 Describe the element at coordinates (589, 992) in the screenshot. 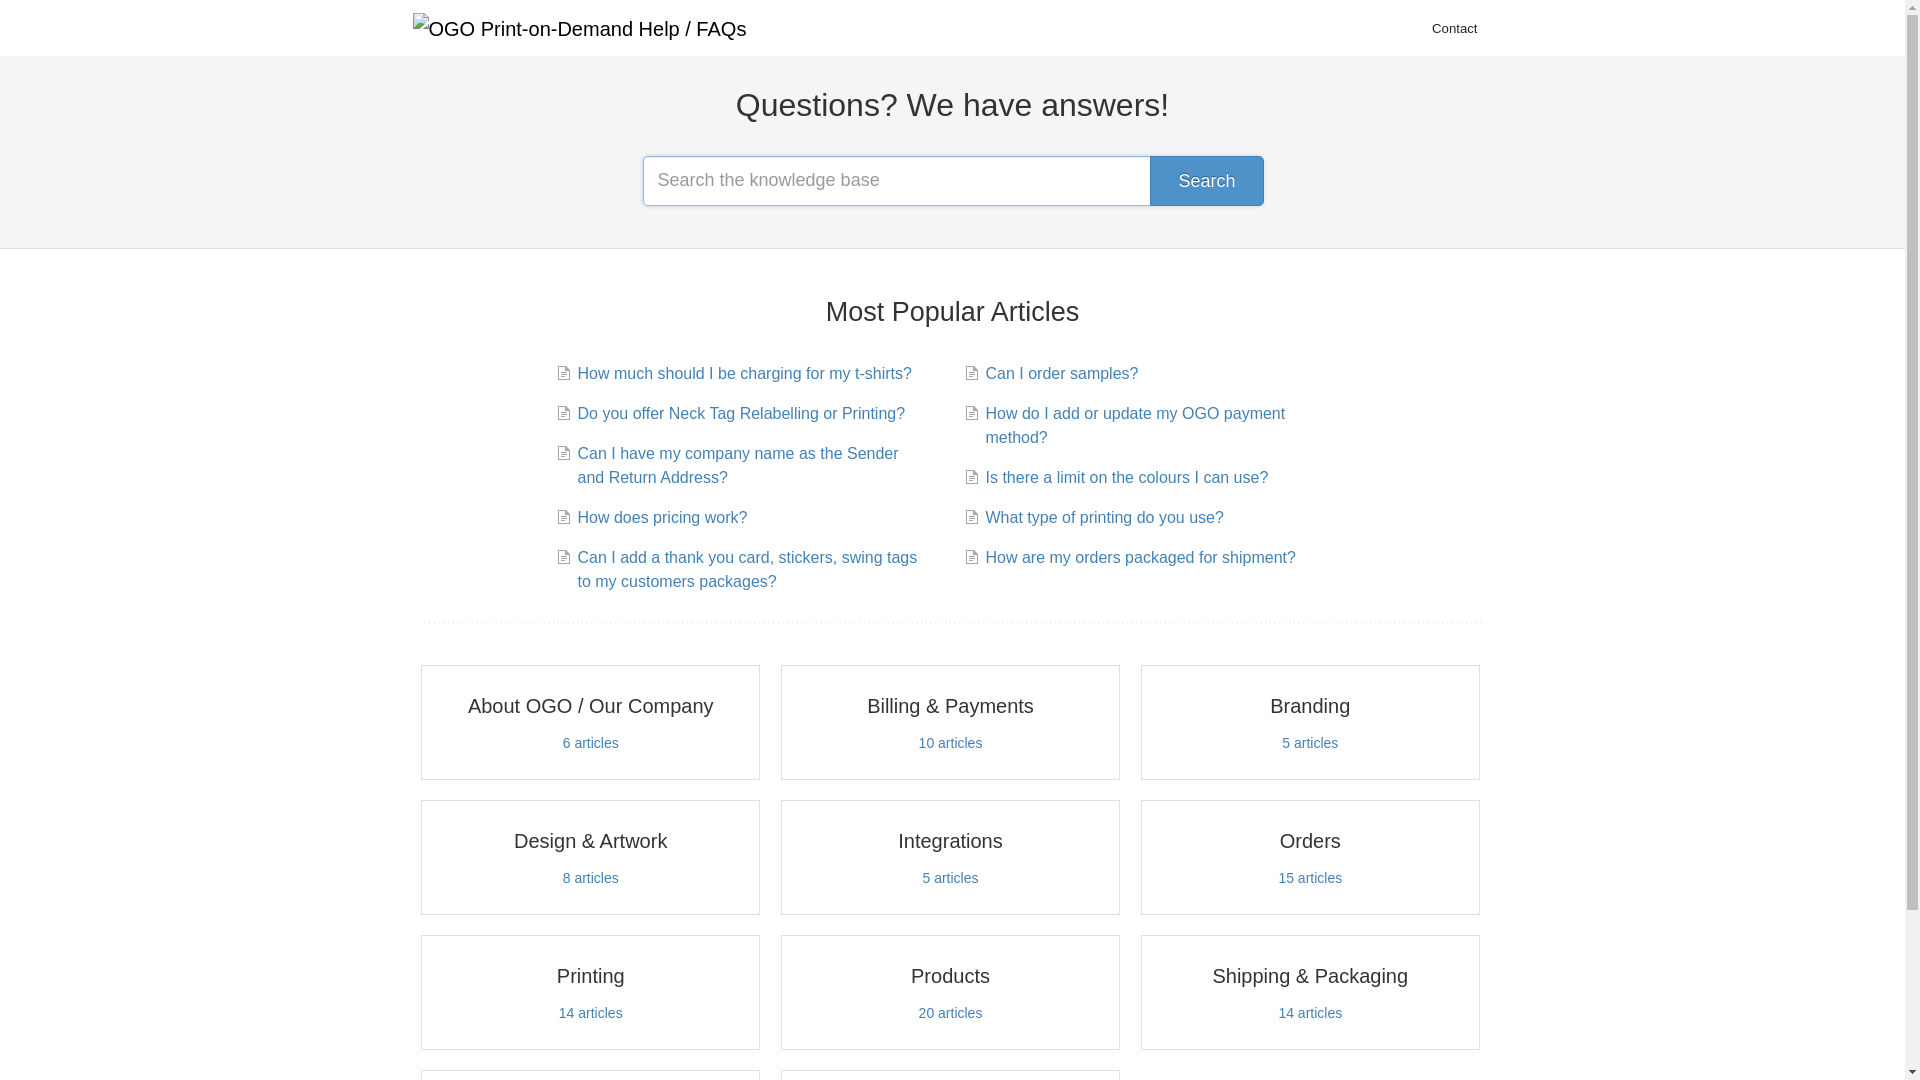

I see `'Printing` at that location.